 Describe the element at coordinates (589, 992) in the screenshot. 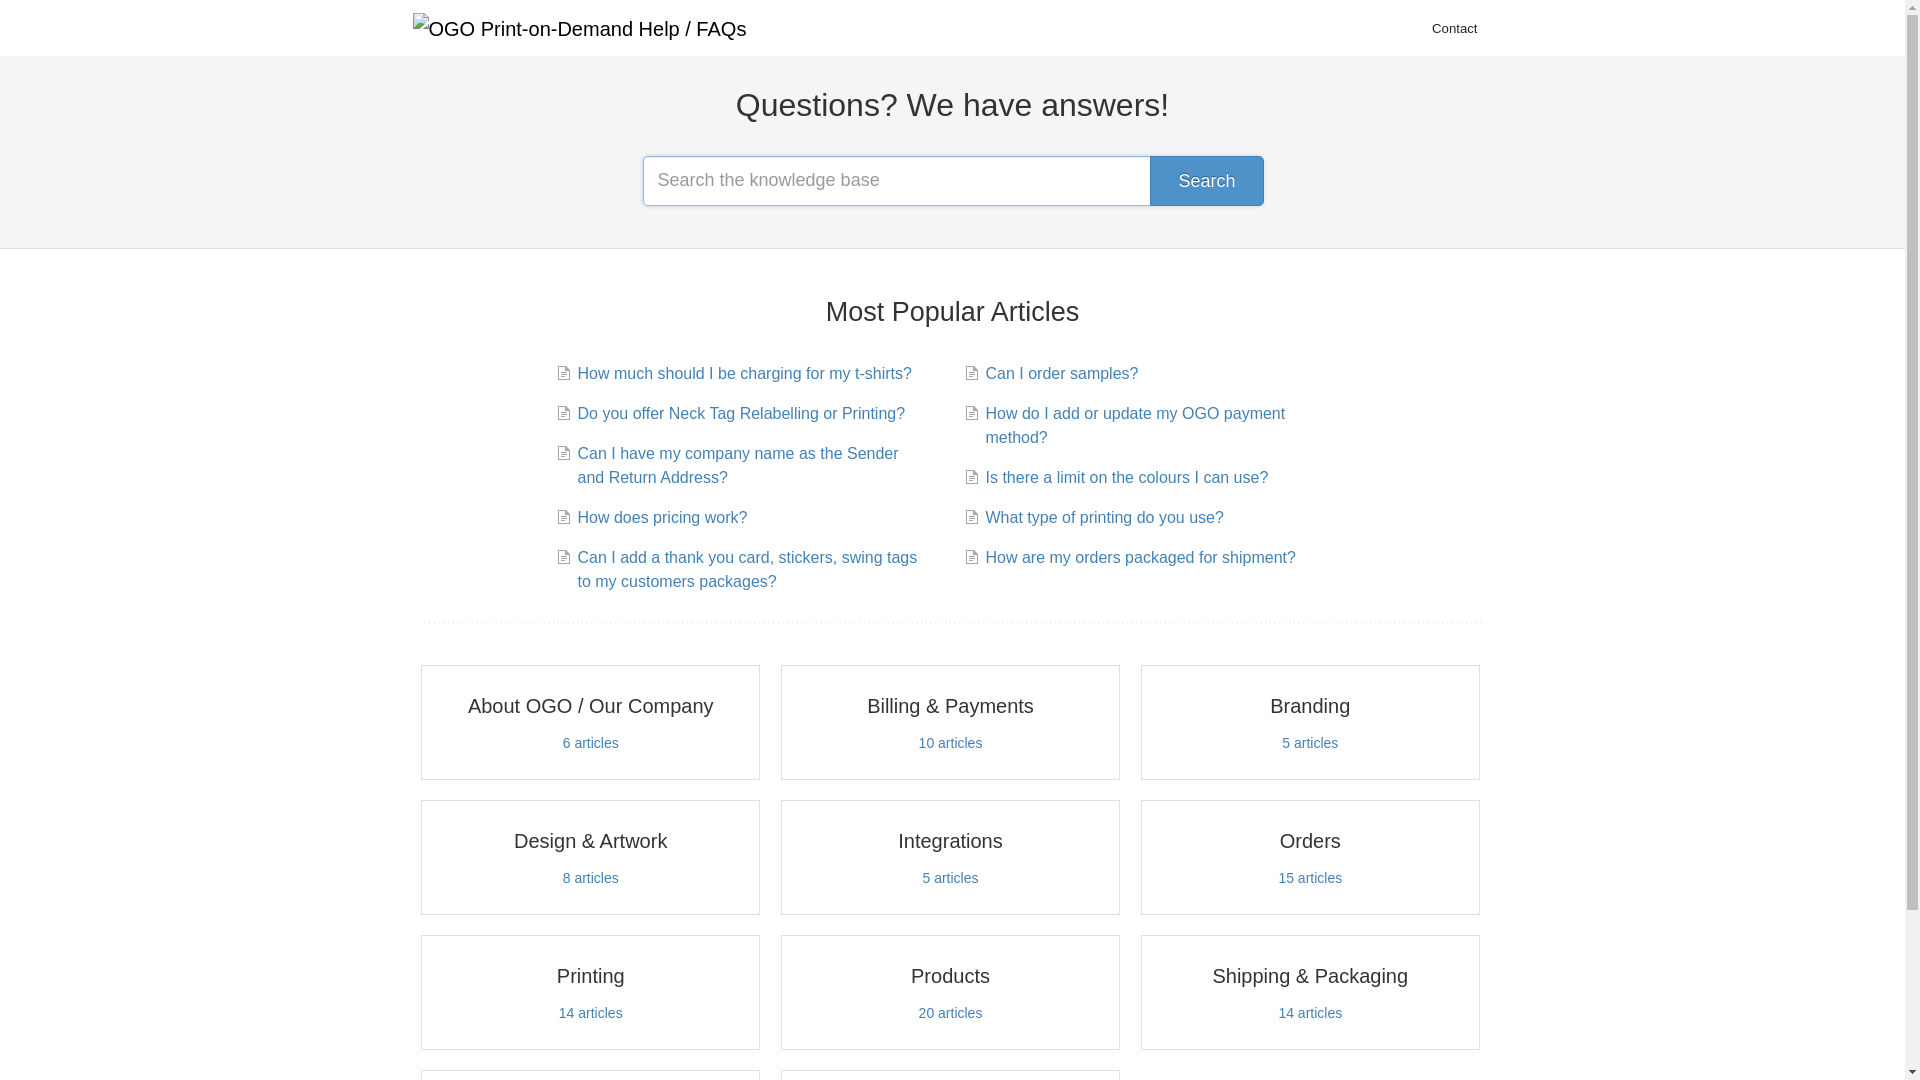

I see `'Printing` at that location.